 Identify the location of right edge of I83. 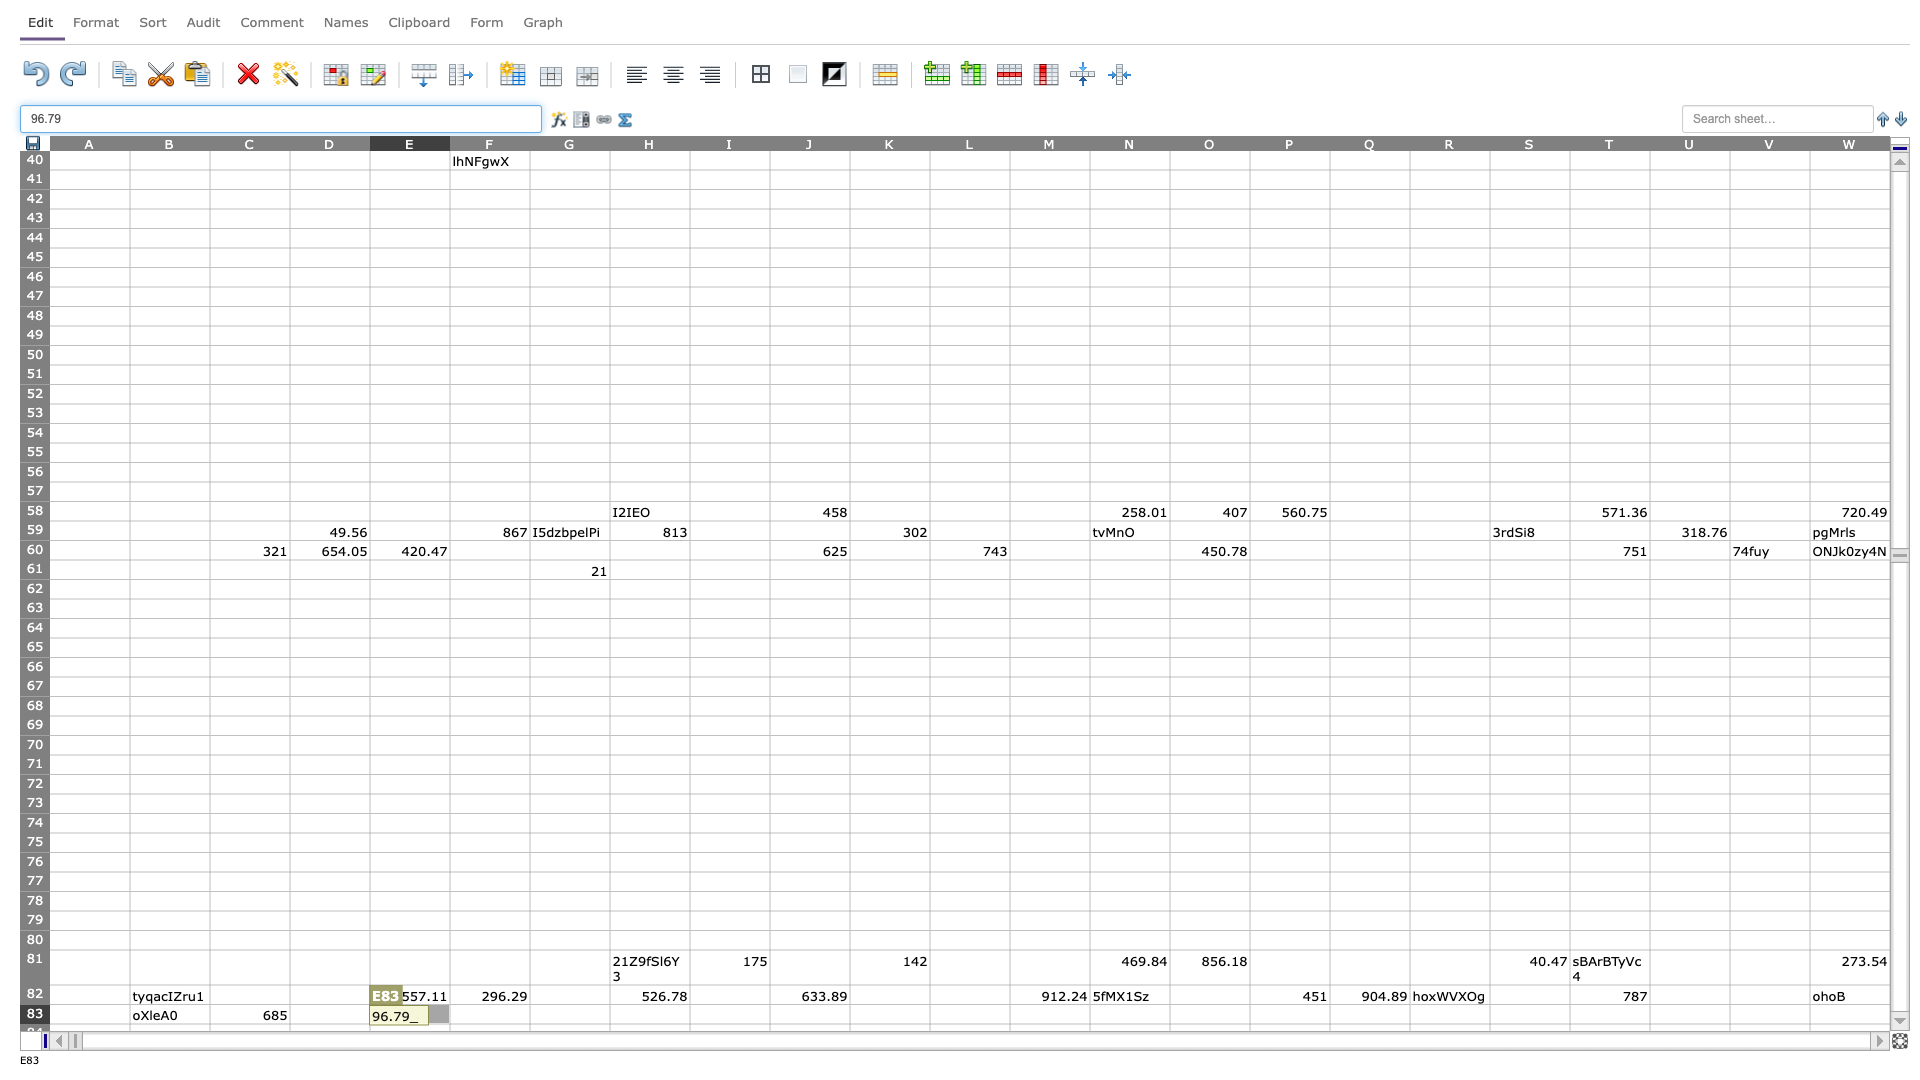
(768, 1014).